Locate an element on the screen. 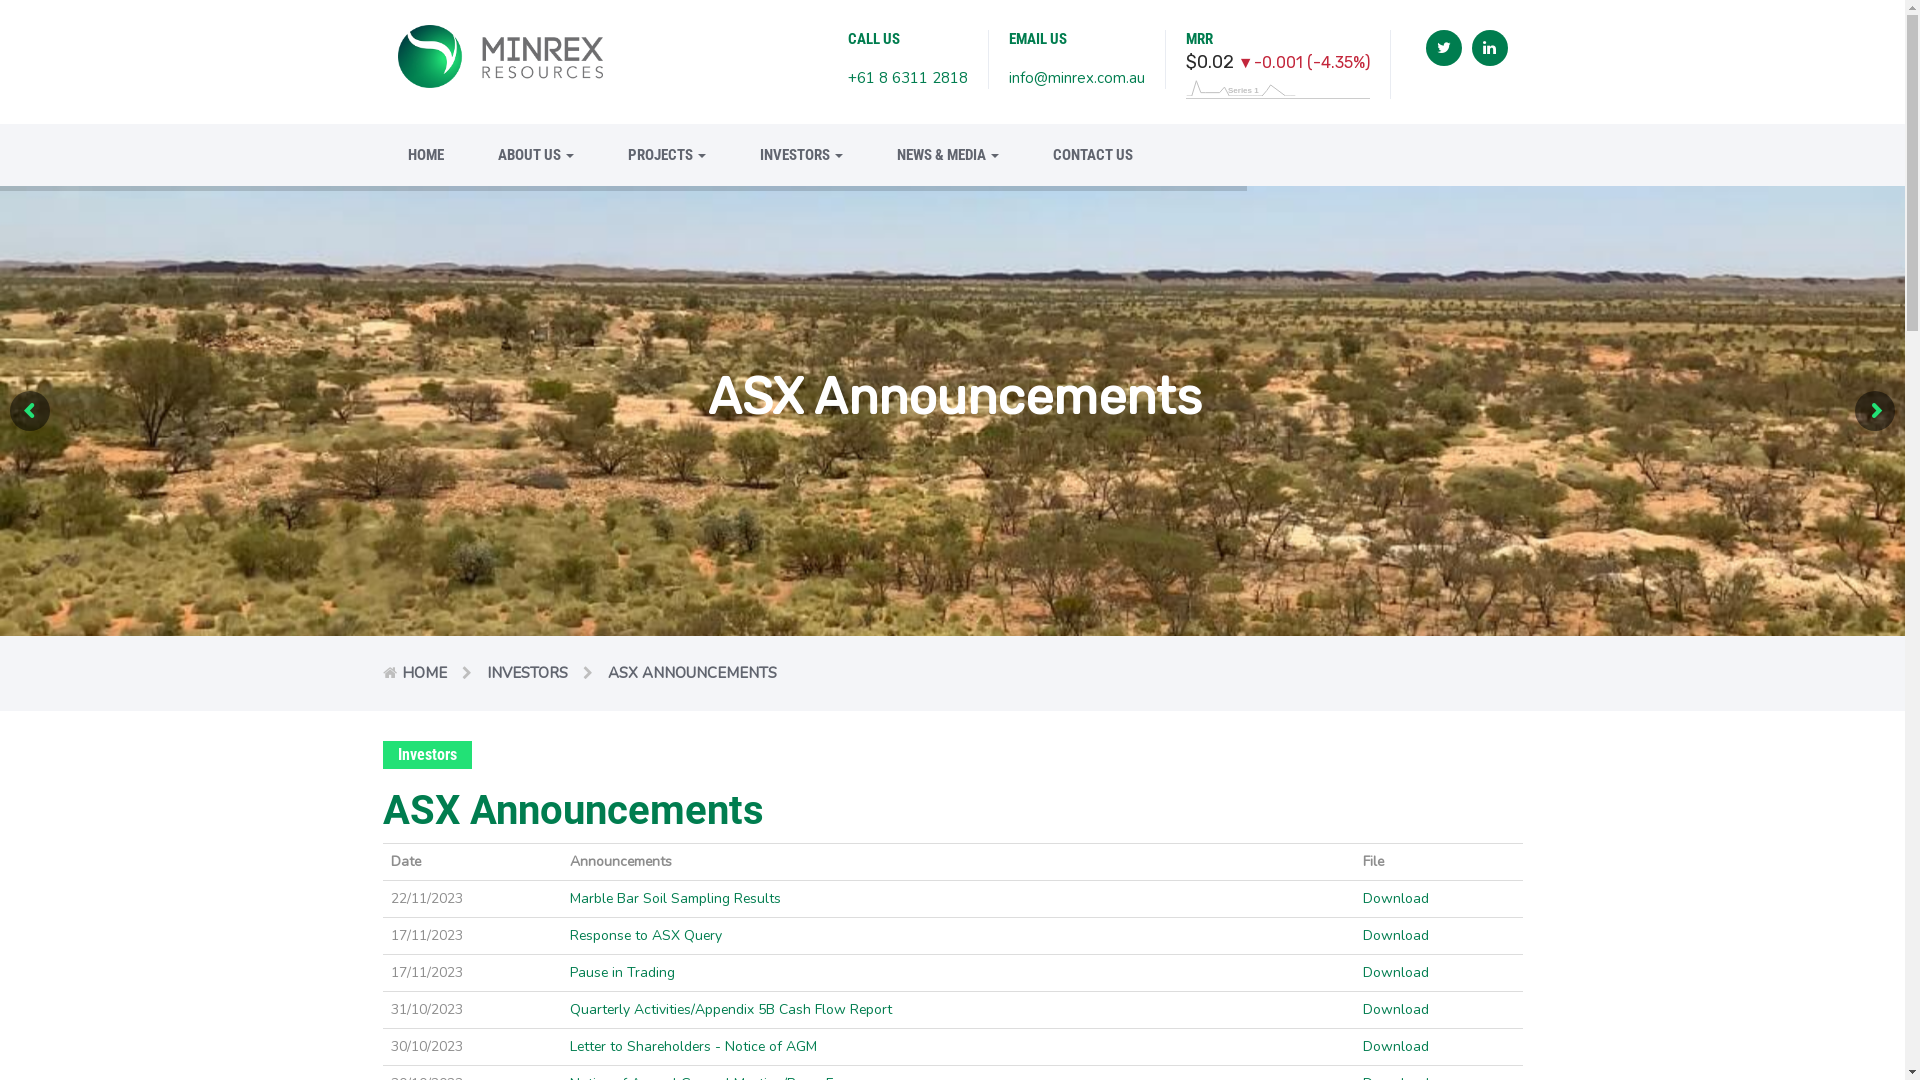  'HOME' is located at coordinates (424, 153).